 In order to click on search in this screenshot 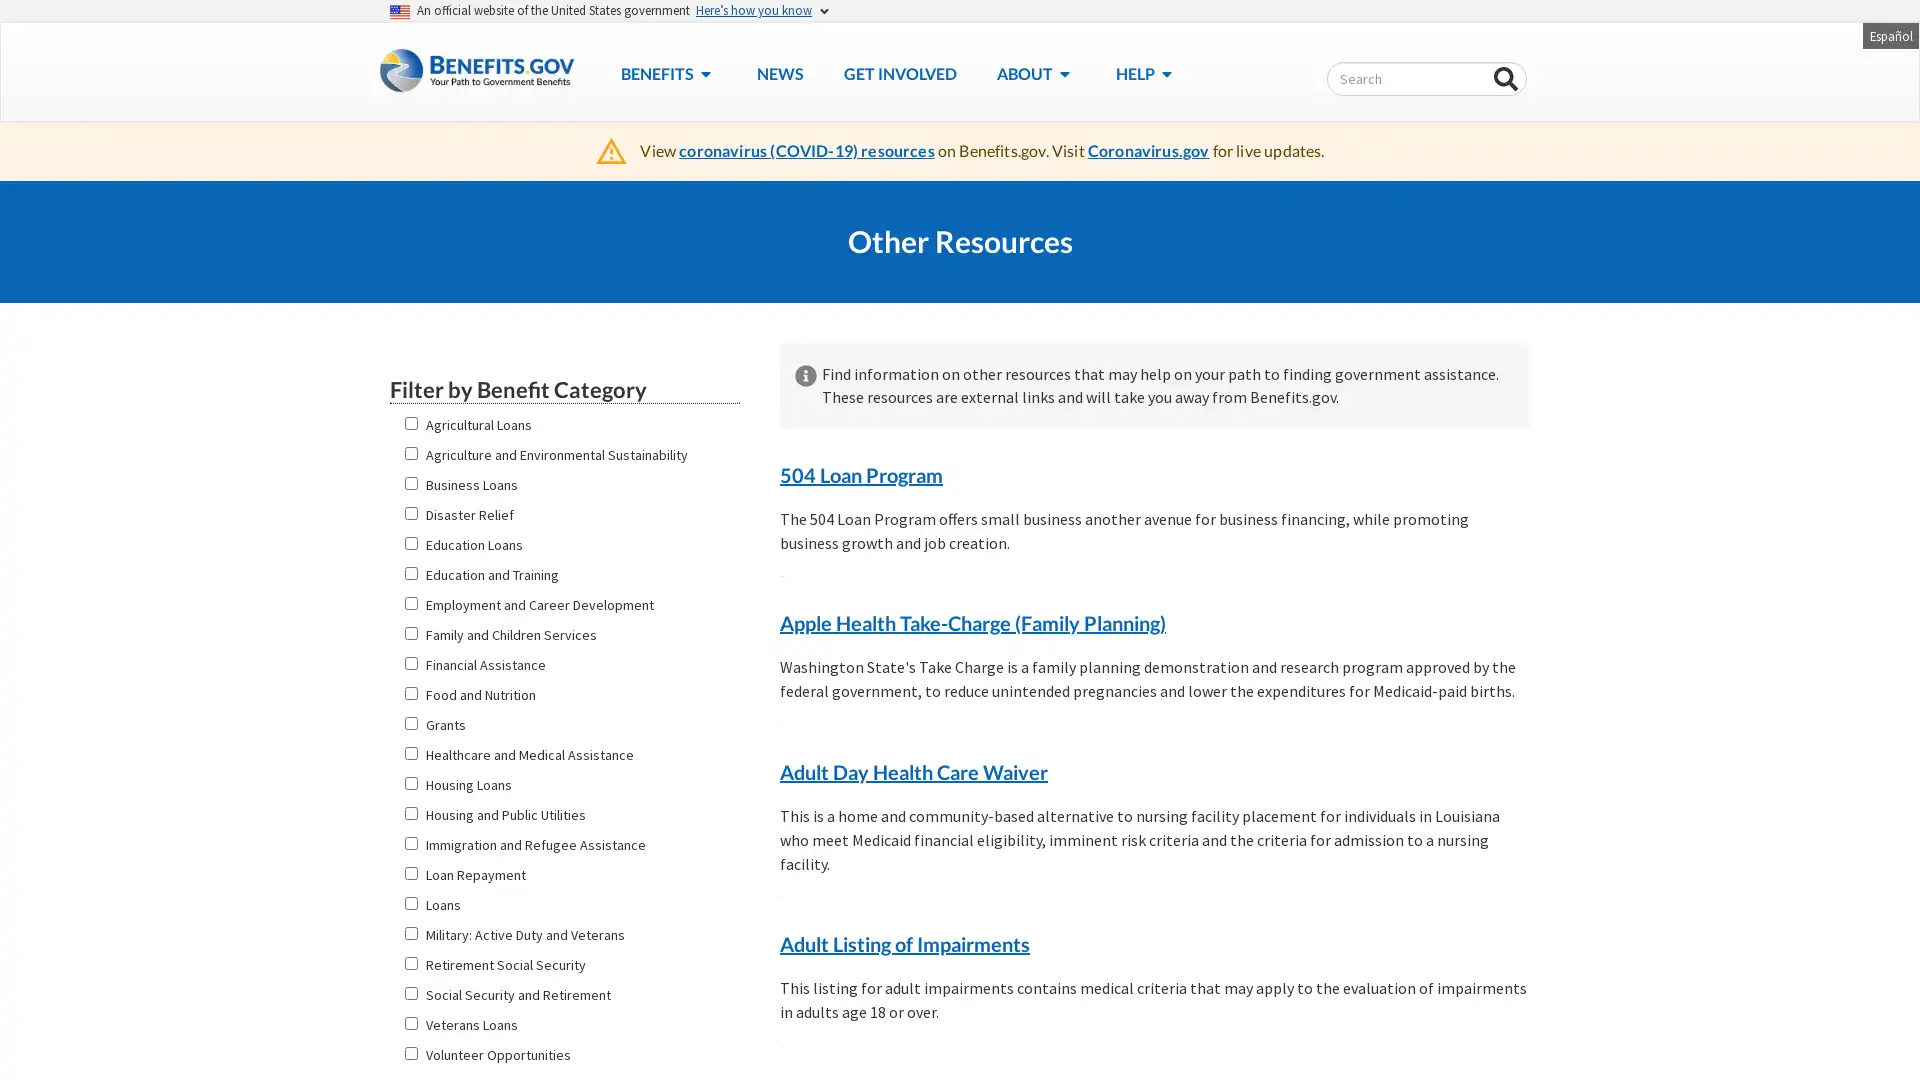, I will do `click(1506, 79)`.